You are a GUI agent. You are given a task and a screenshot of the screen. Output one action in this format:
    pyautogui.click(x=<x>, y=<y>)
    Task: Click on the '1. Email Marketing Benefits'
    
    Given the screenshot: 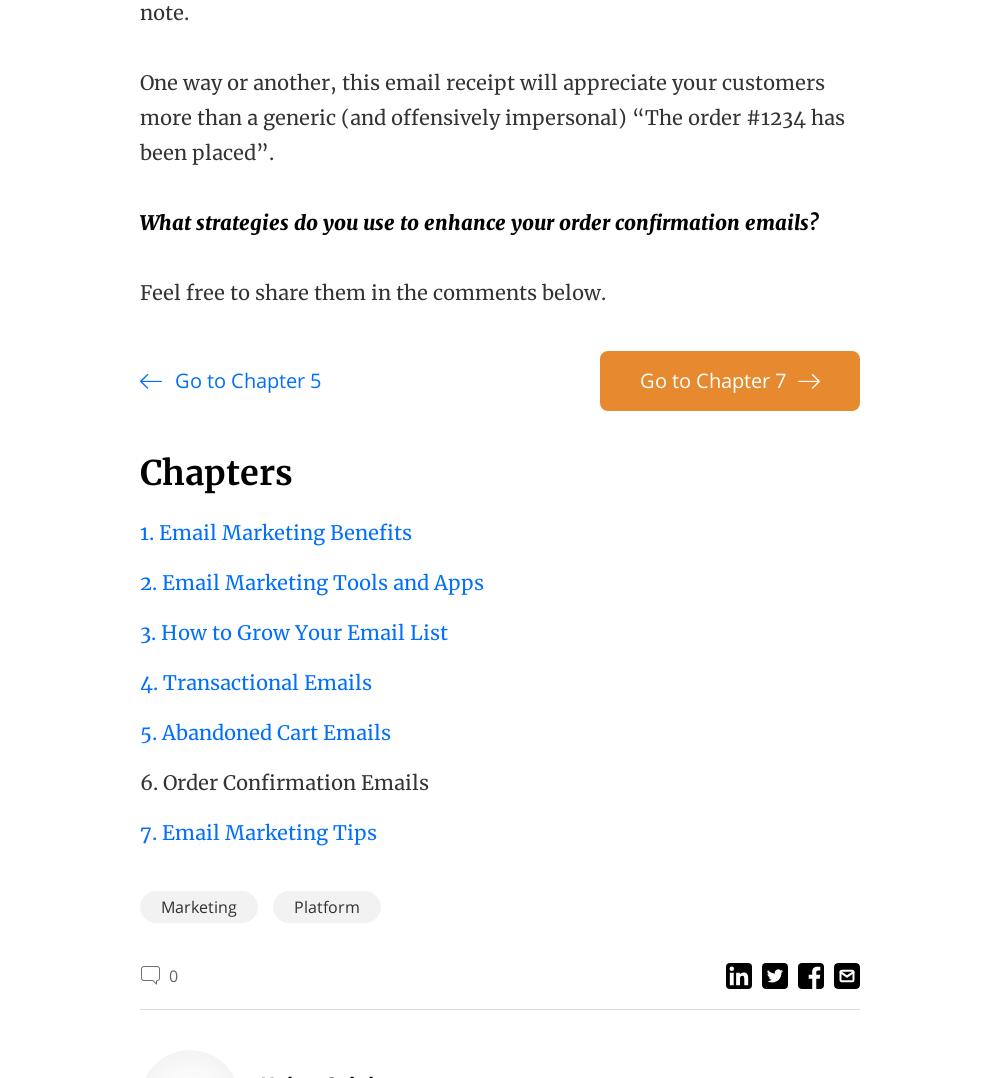 What is the action you would take?
    pyautogui.click(x=276, y=532)
    